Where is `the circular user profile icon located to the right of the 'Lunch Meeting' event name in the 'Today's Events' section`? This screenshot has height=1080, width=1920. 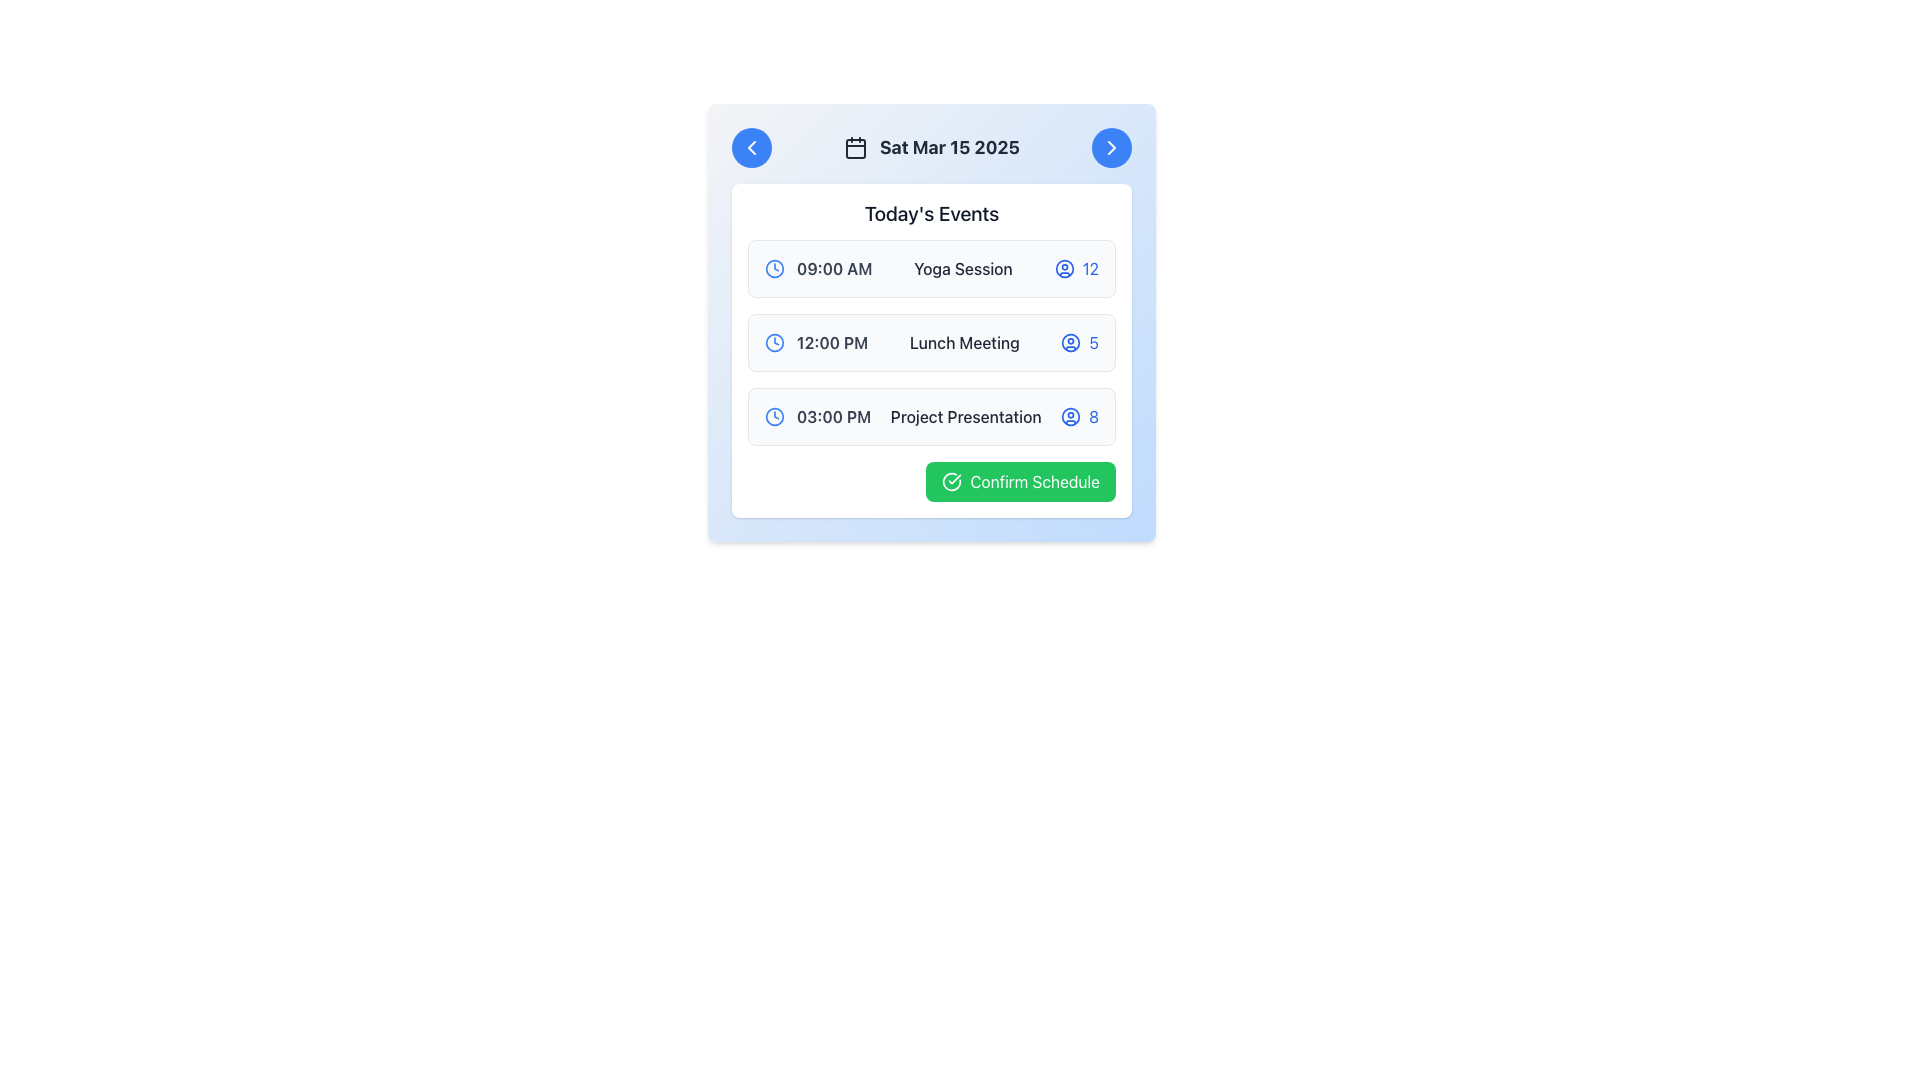
the circular user profile icon located to the right of the 'Lunch Meeting' event name in the 'Today's Events' section is located at coordinates (1069, 342).